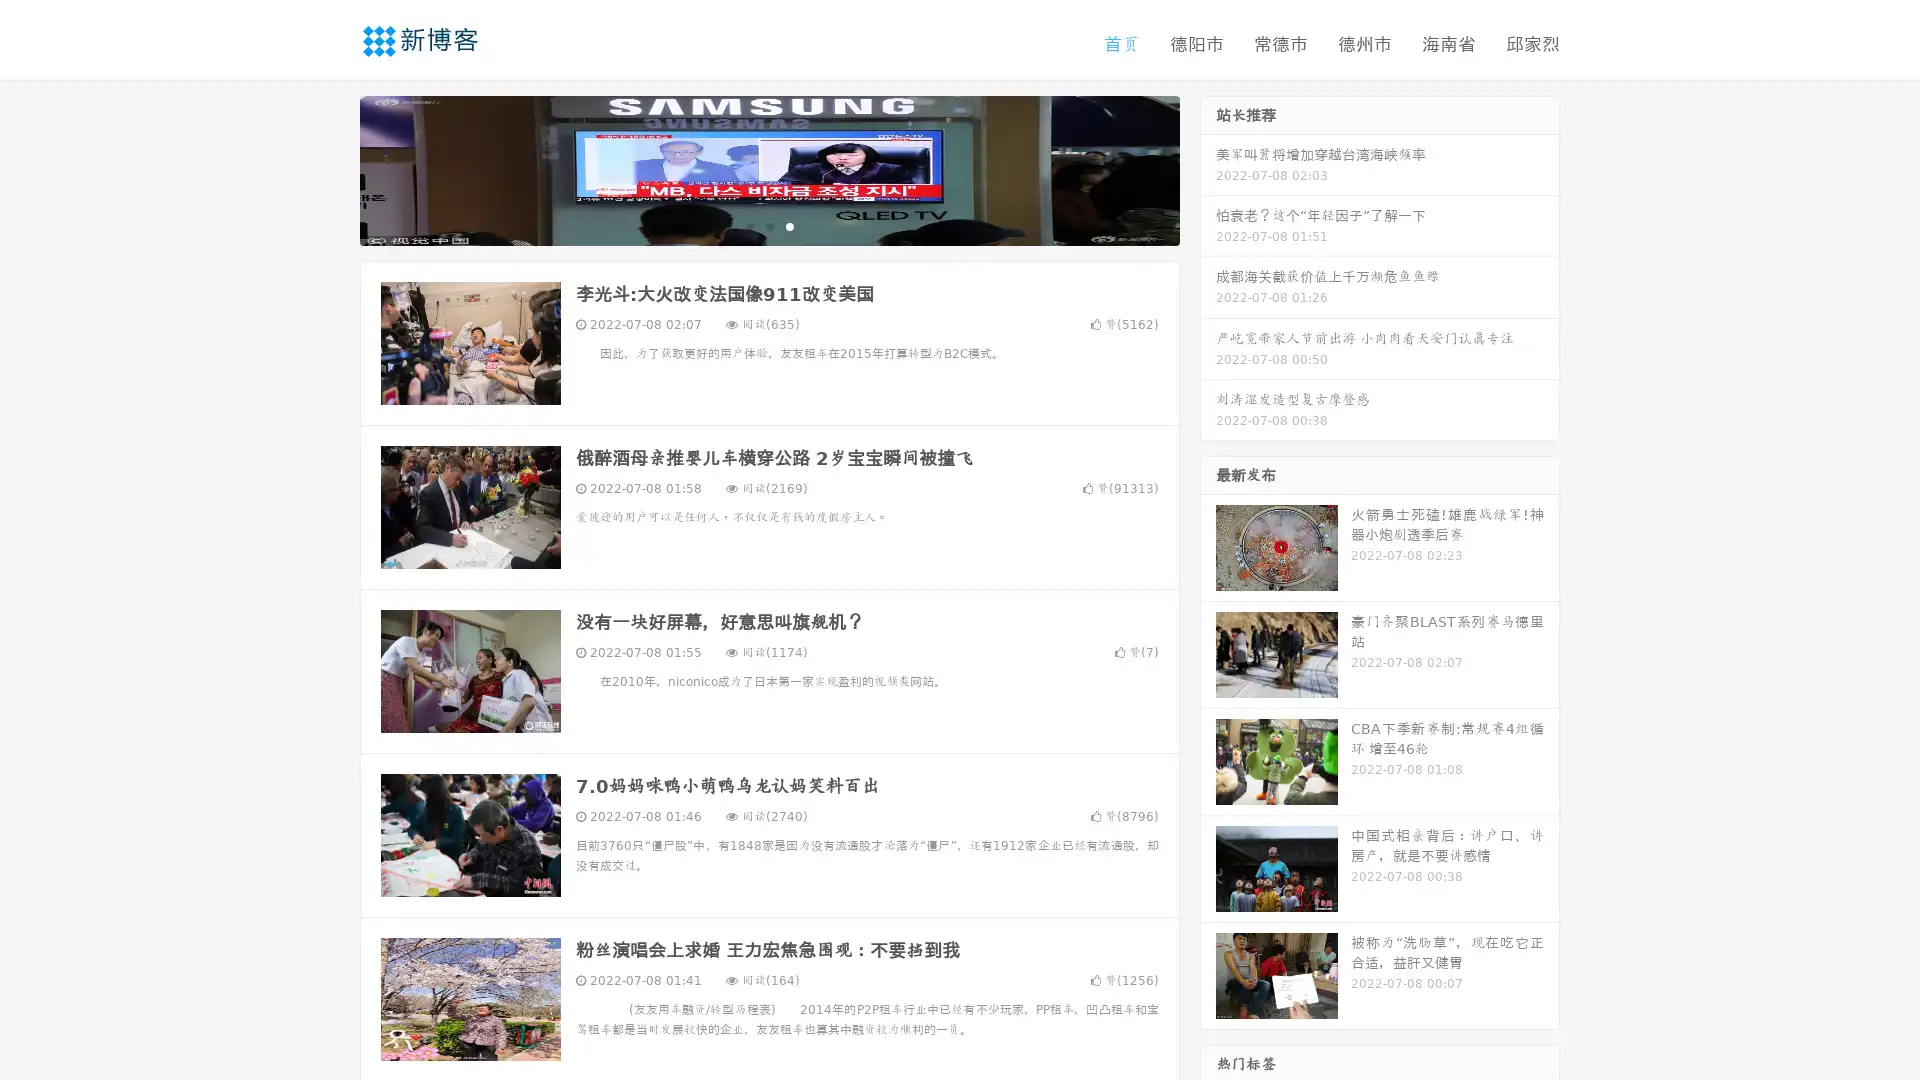 This screenshot has width=1920, height=1080. What do you see at coordinates (1208, 168) in the screenshot?
I see `Next slide` at bounding box center [1208, 168].